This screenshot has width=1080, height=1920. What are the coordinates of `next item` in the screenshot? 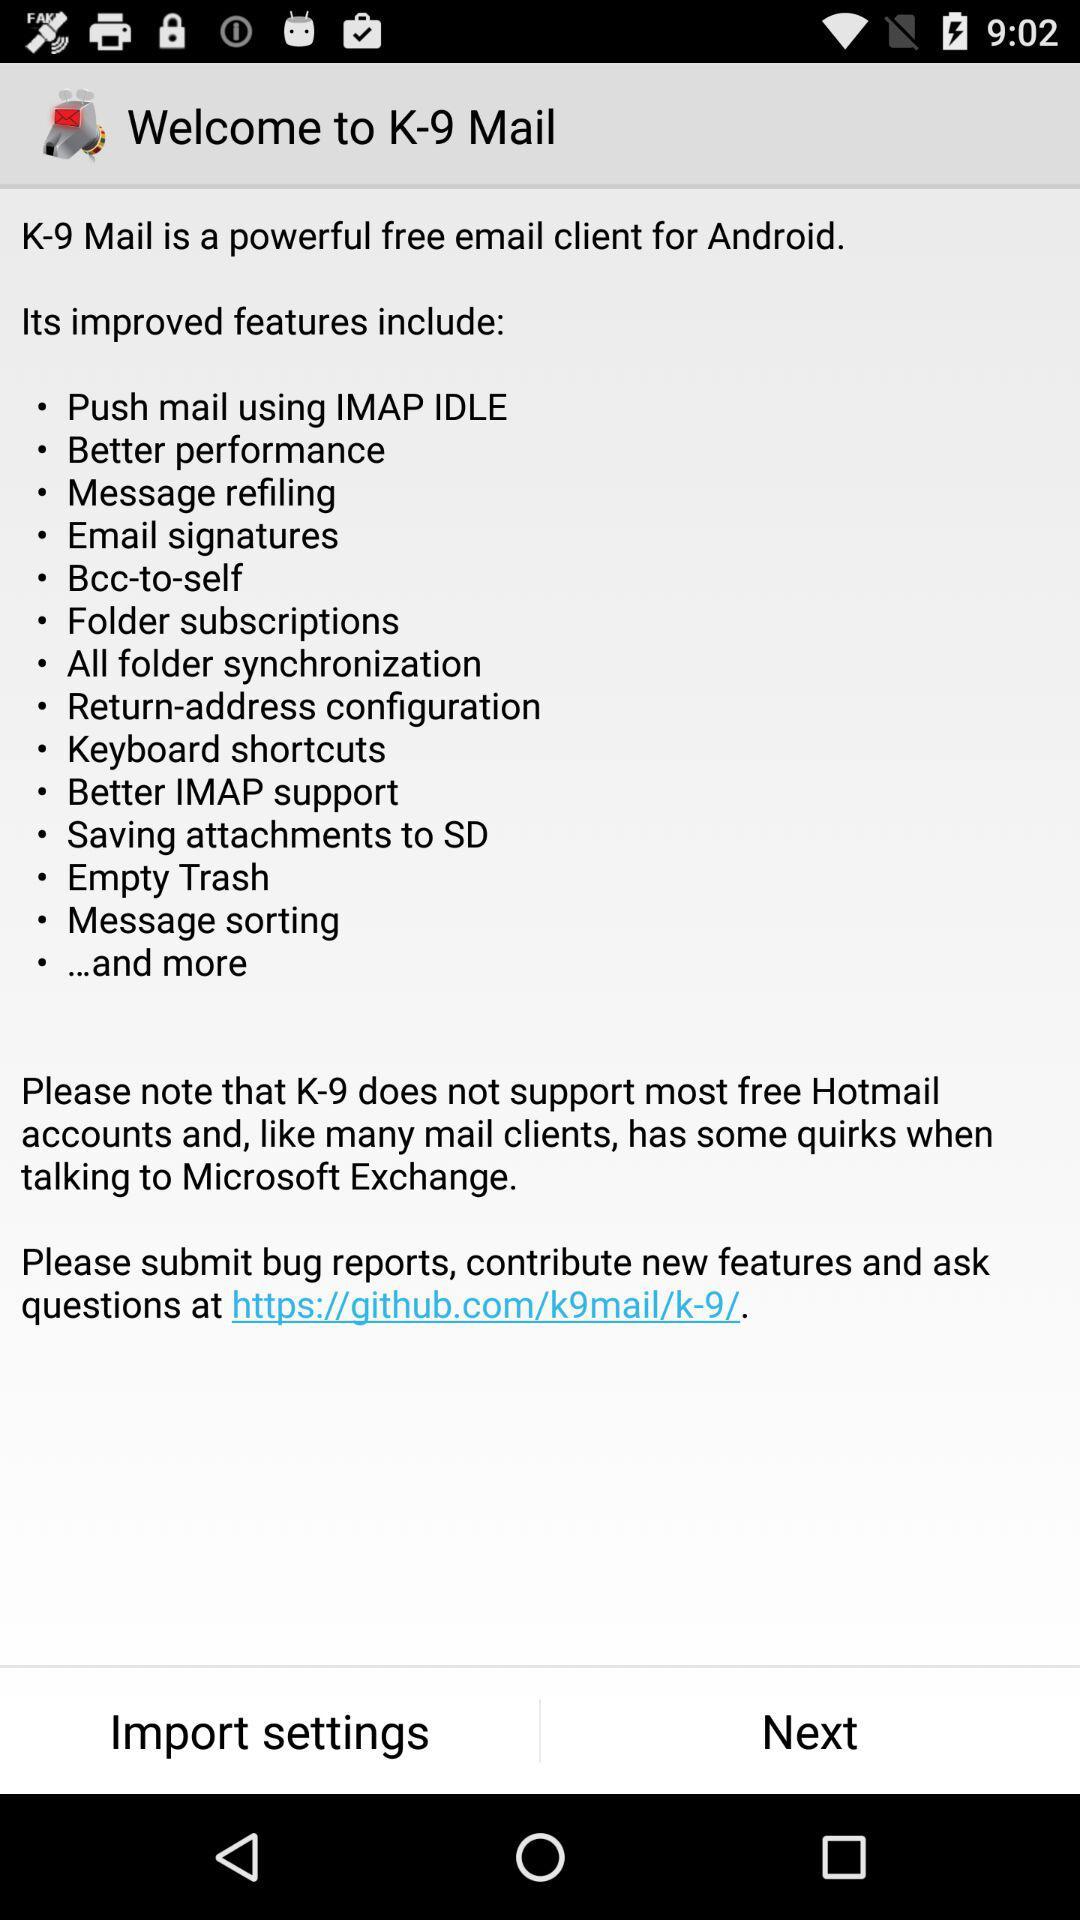 It's located at (810, 1730).